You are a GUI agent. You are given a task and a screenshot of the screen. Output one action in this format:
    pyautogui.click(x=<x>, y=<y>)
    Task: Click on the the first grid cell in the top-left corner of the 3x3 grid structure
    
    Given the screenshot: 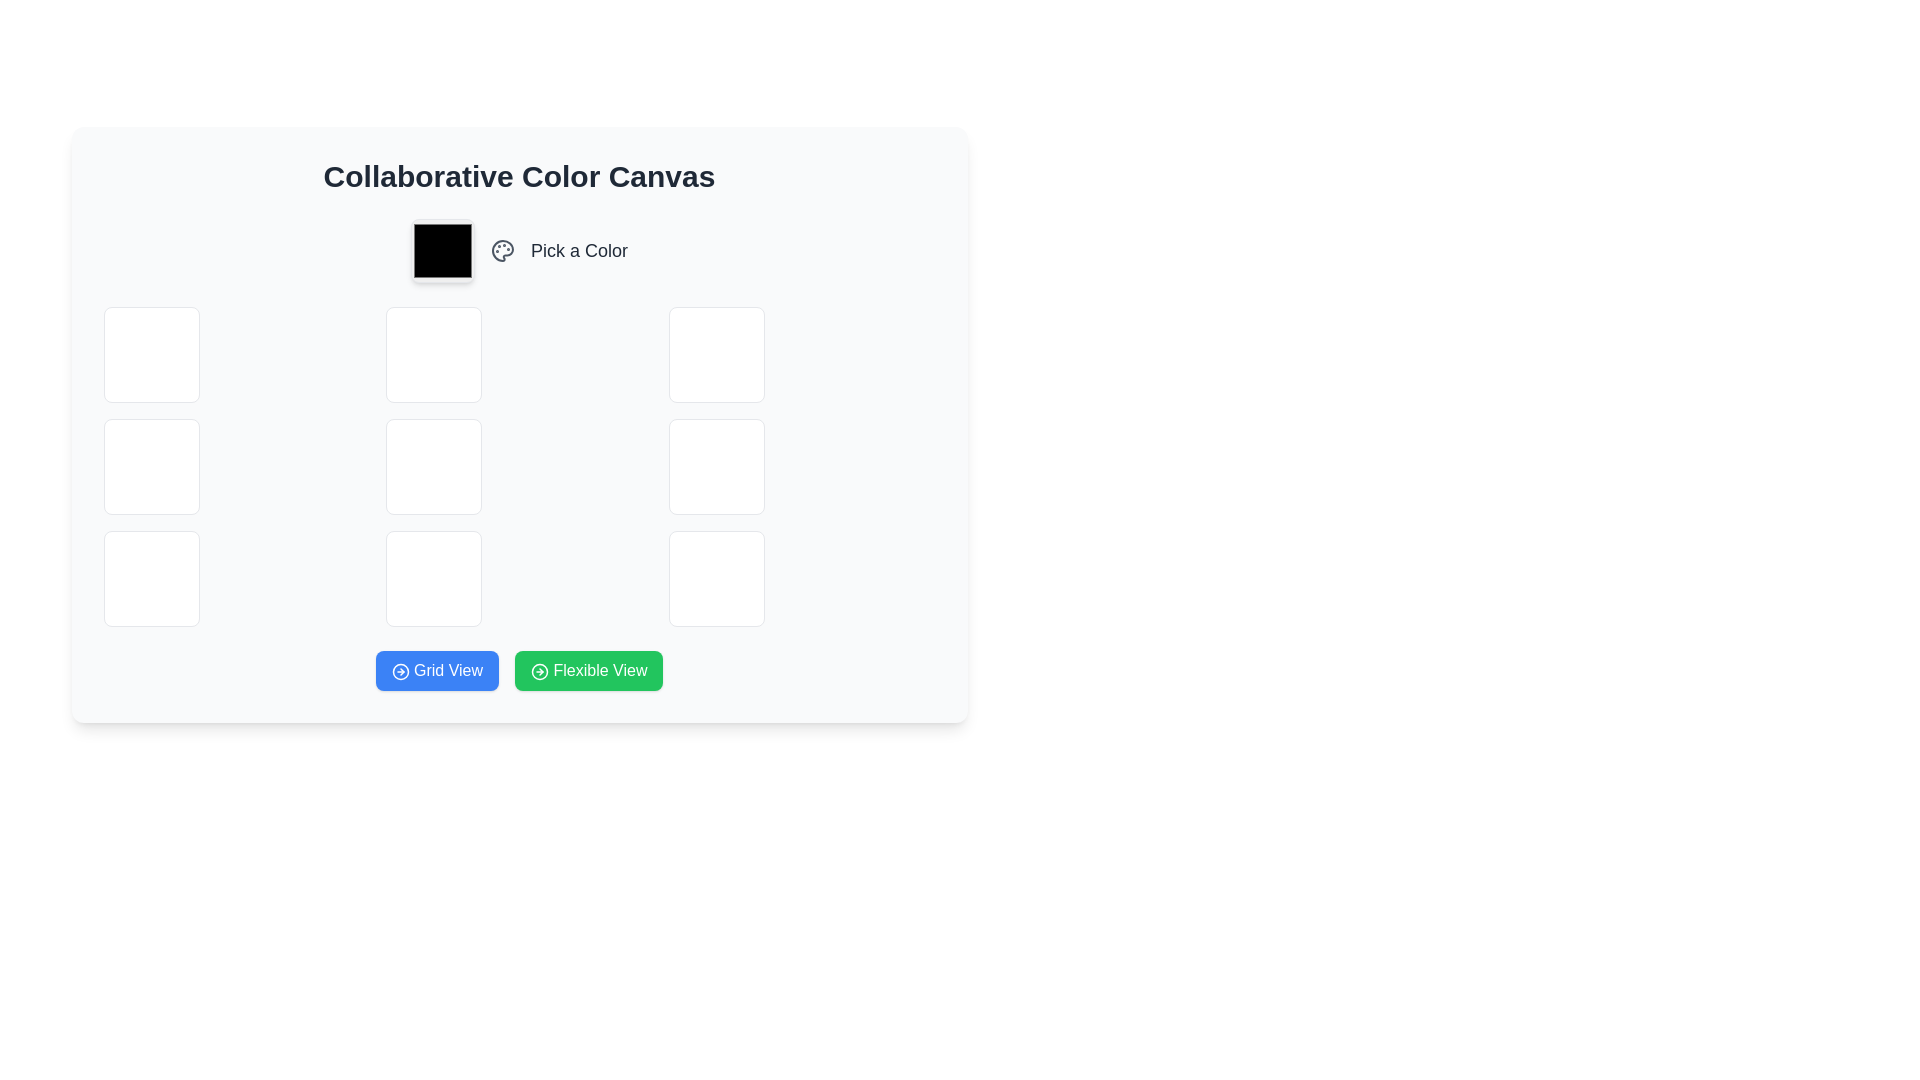 What is the action you would take?
    pyautogui.click(x=150, y=353)
    